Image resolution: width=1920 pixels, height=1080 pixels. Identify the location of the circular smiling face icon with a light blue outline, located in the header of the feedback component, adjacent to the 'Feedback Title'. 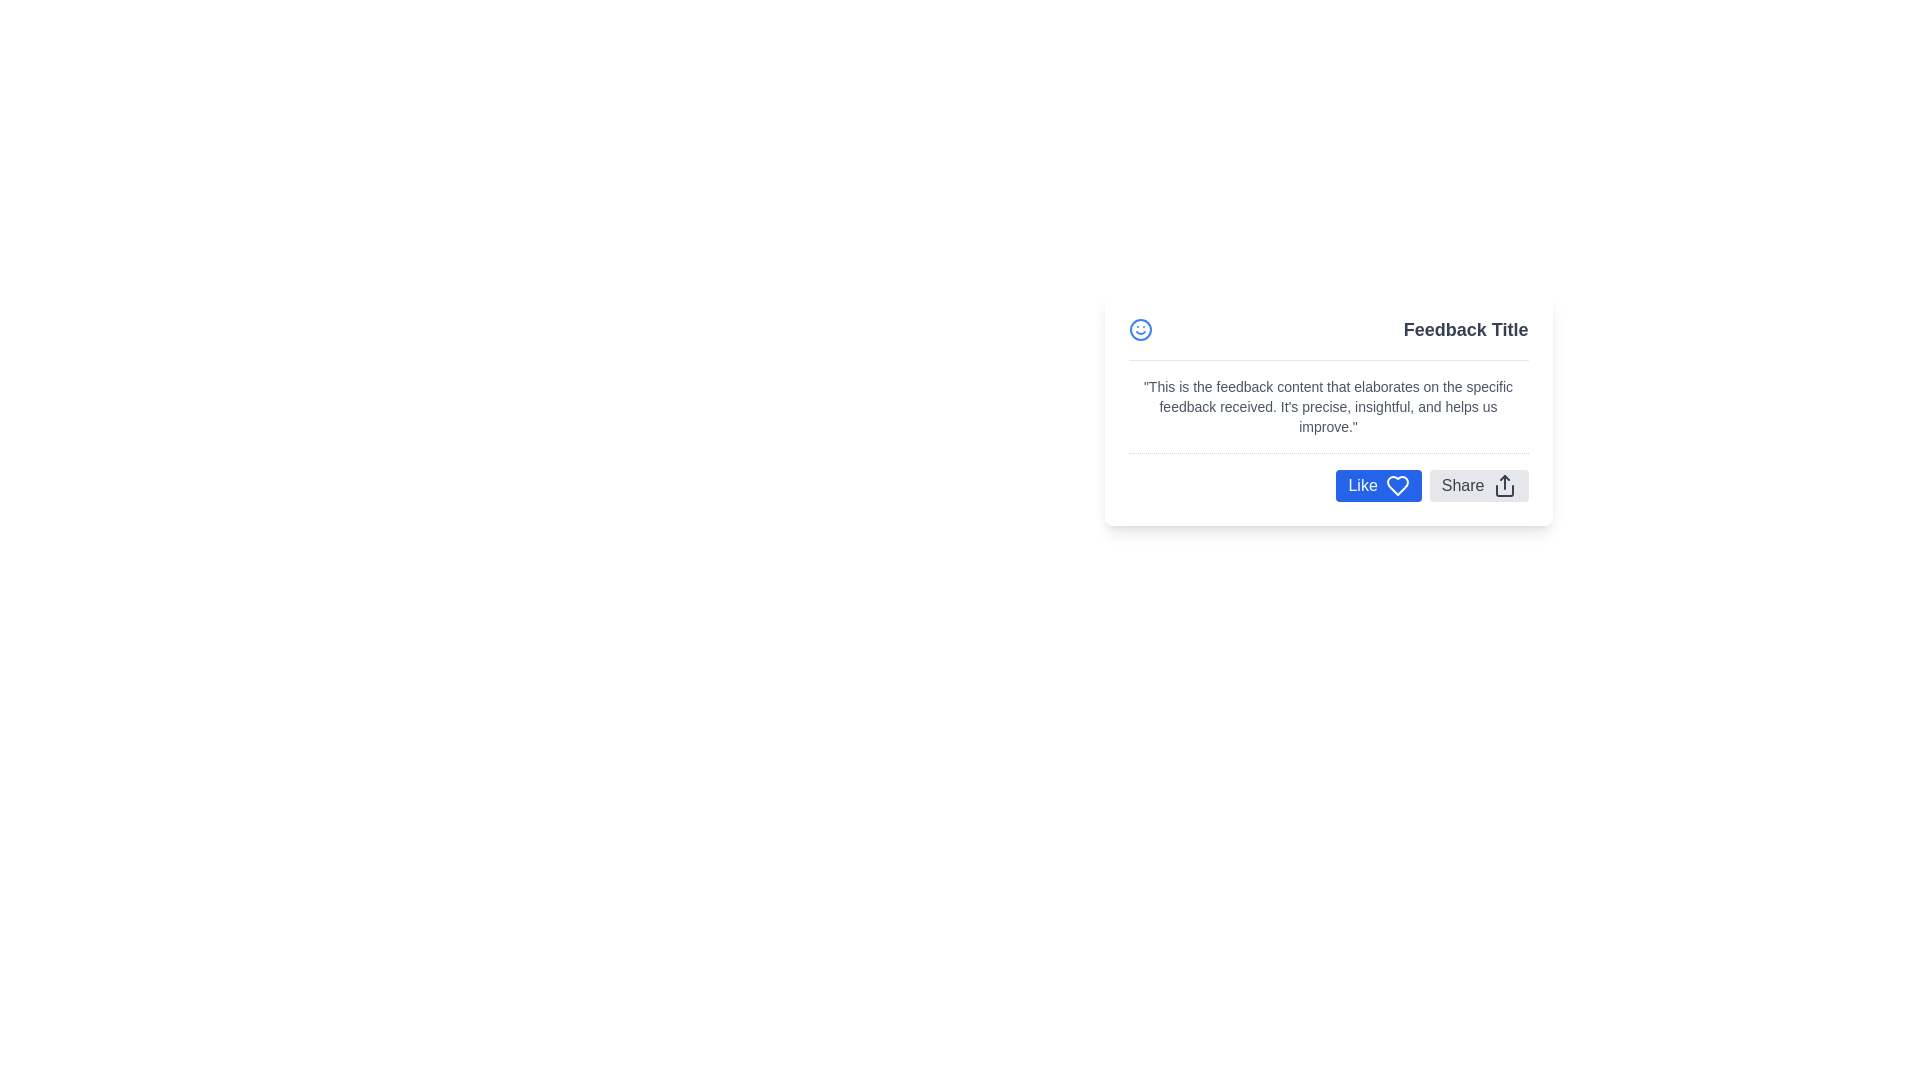
(1140, 329).